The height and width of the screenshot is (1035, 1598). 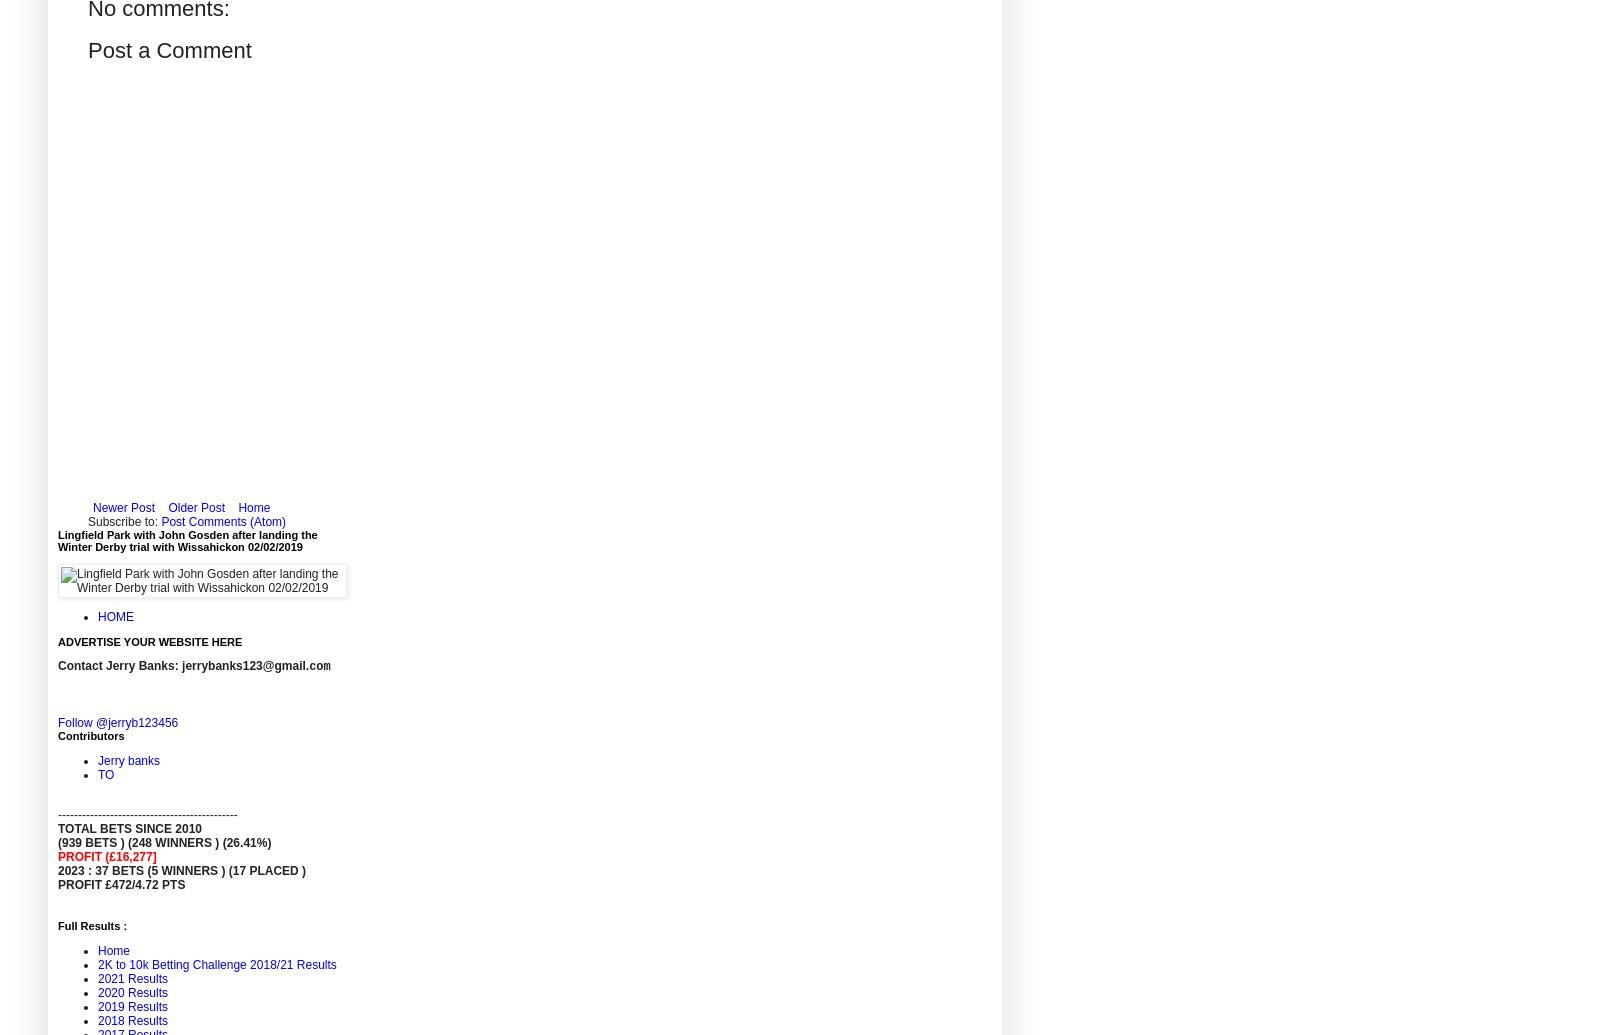 What do you see at coordinates (89, 734) in the screenshot?
I see `'Contributors'` at bounding box center [89, 734].